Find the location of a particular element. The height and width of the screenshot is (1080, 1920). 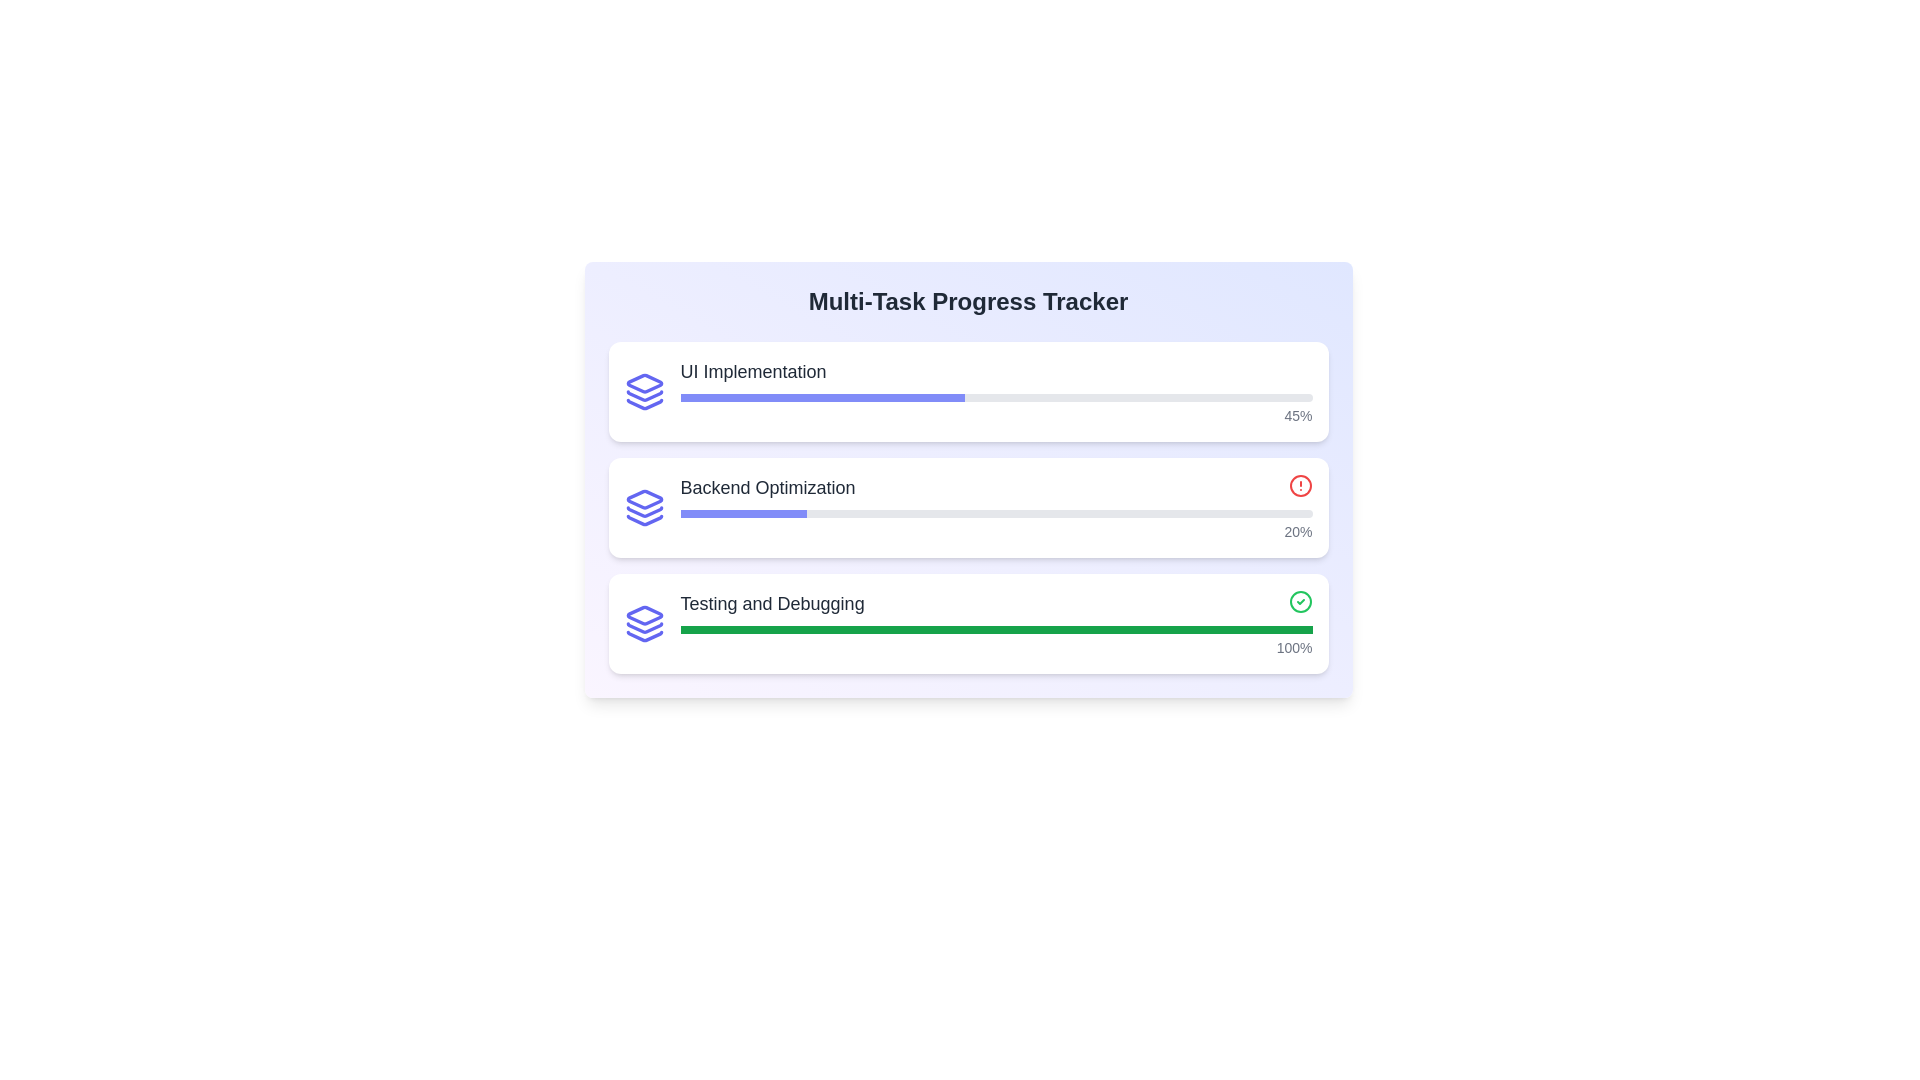

alert icon associated with the progress bar that indicates the task's progress, located between 'UI Implementation' and 'Testing and Debugging' is located at coordinates (996, 507).